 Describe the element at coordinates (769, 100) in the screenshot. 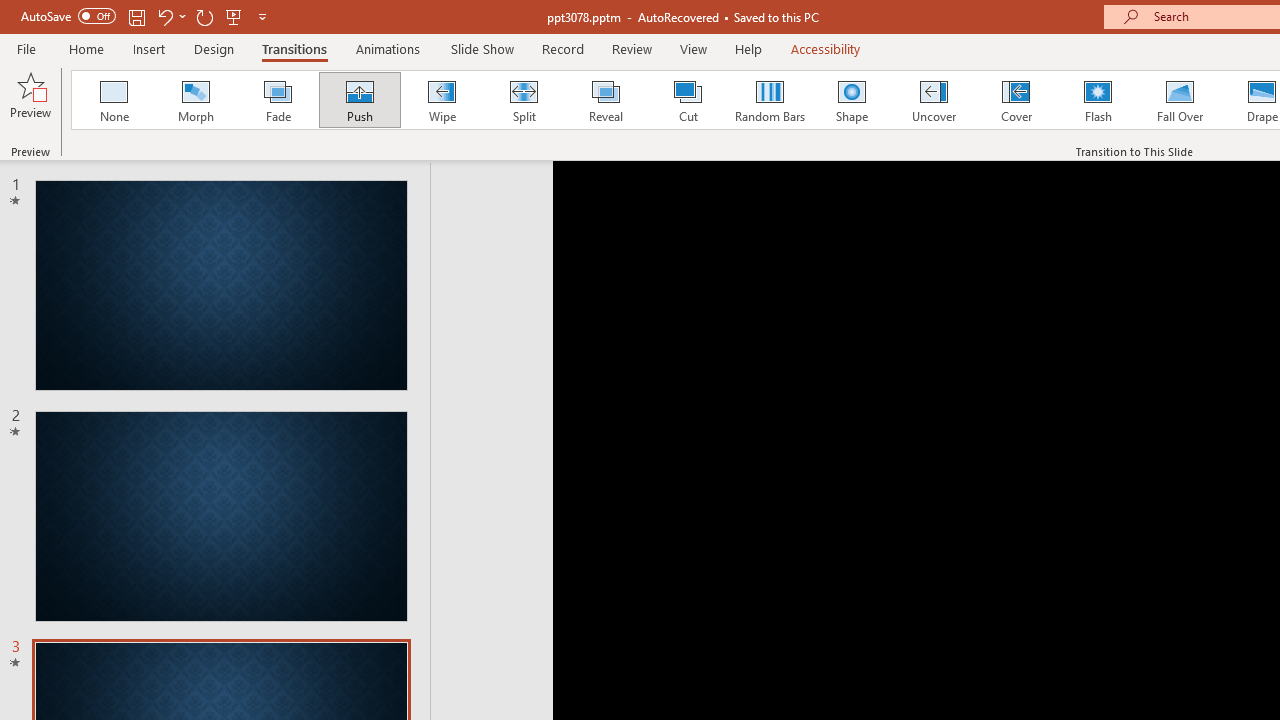

I see `'Random Bars'` at that location.